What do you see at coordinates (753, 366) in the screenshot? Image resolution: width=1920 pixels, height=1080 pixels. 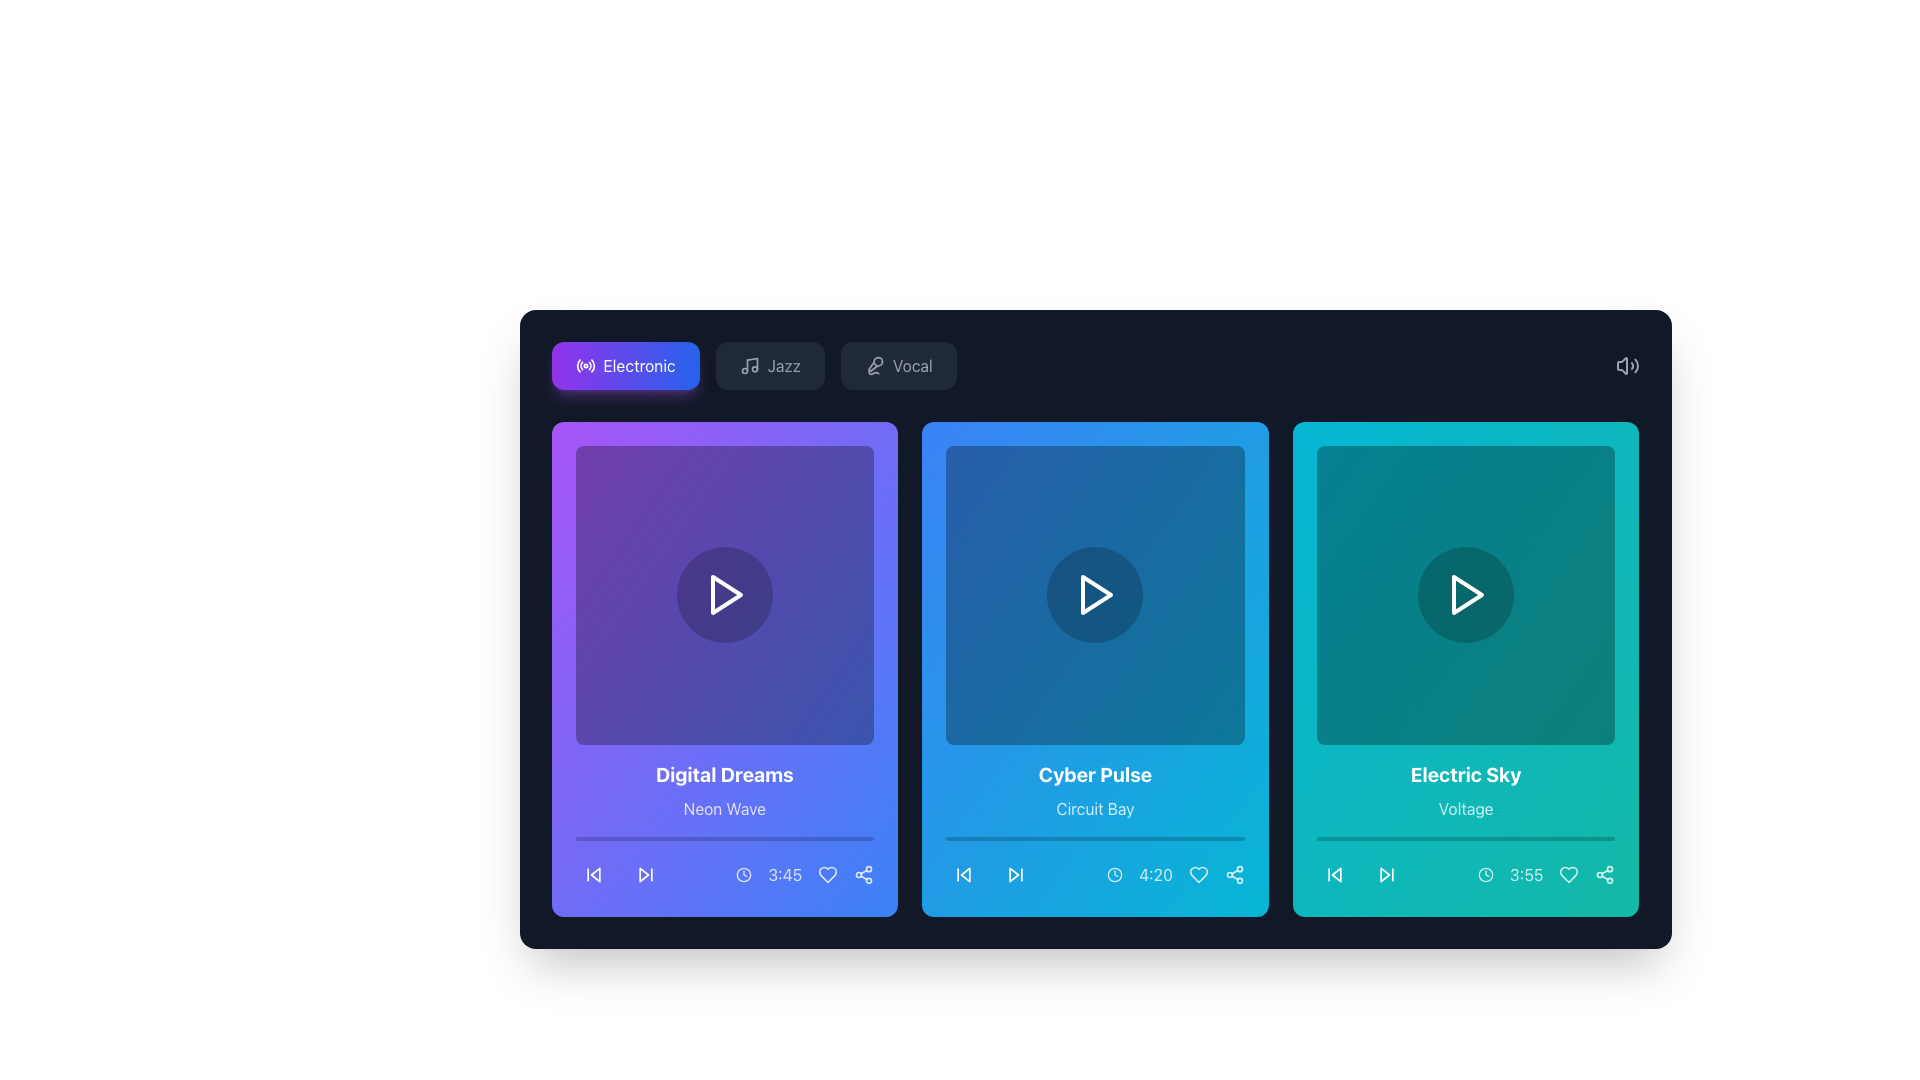 I see `the 'Electronic' button, which is the leftmost button in a horizontal set of three genre buttons, featuring a gradient background of purple and blue with white text and a wave icon, to observe hover effects` at bounding box center [753, 366].